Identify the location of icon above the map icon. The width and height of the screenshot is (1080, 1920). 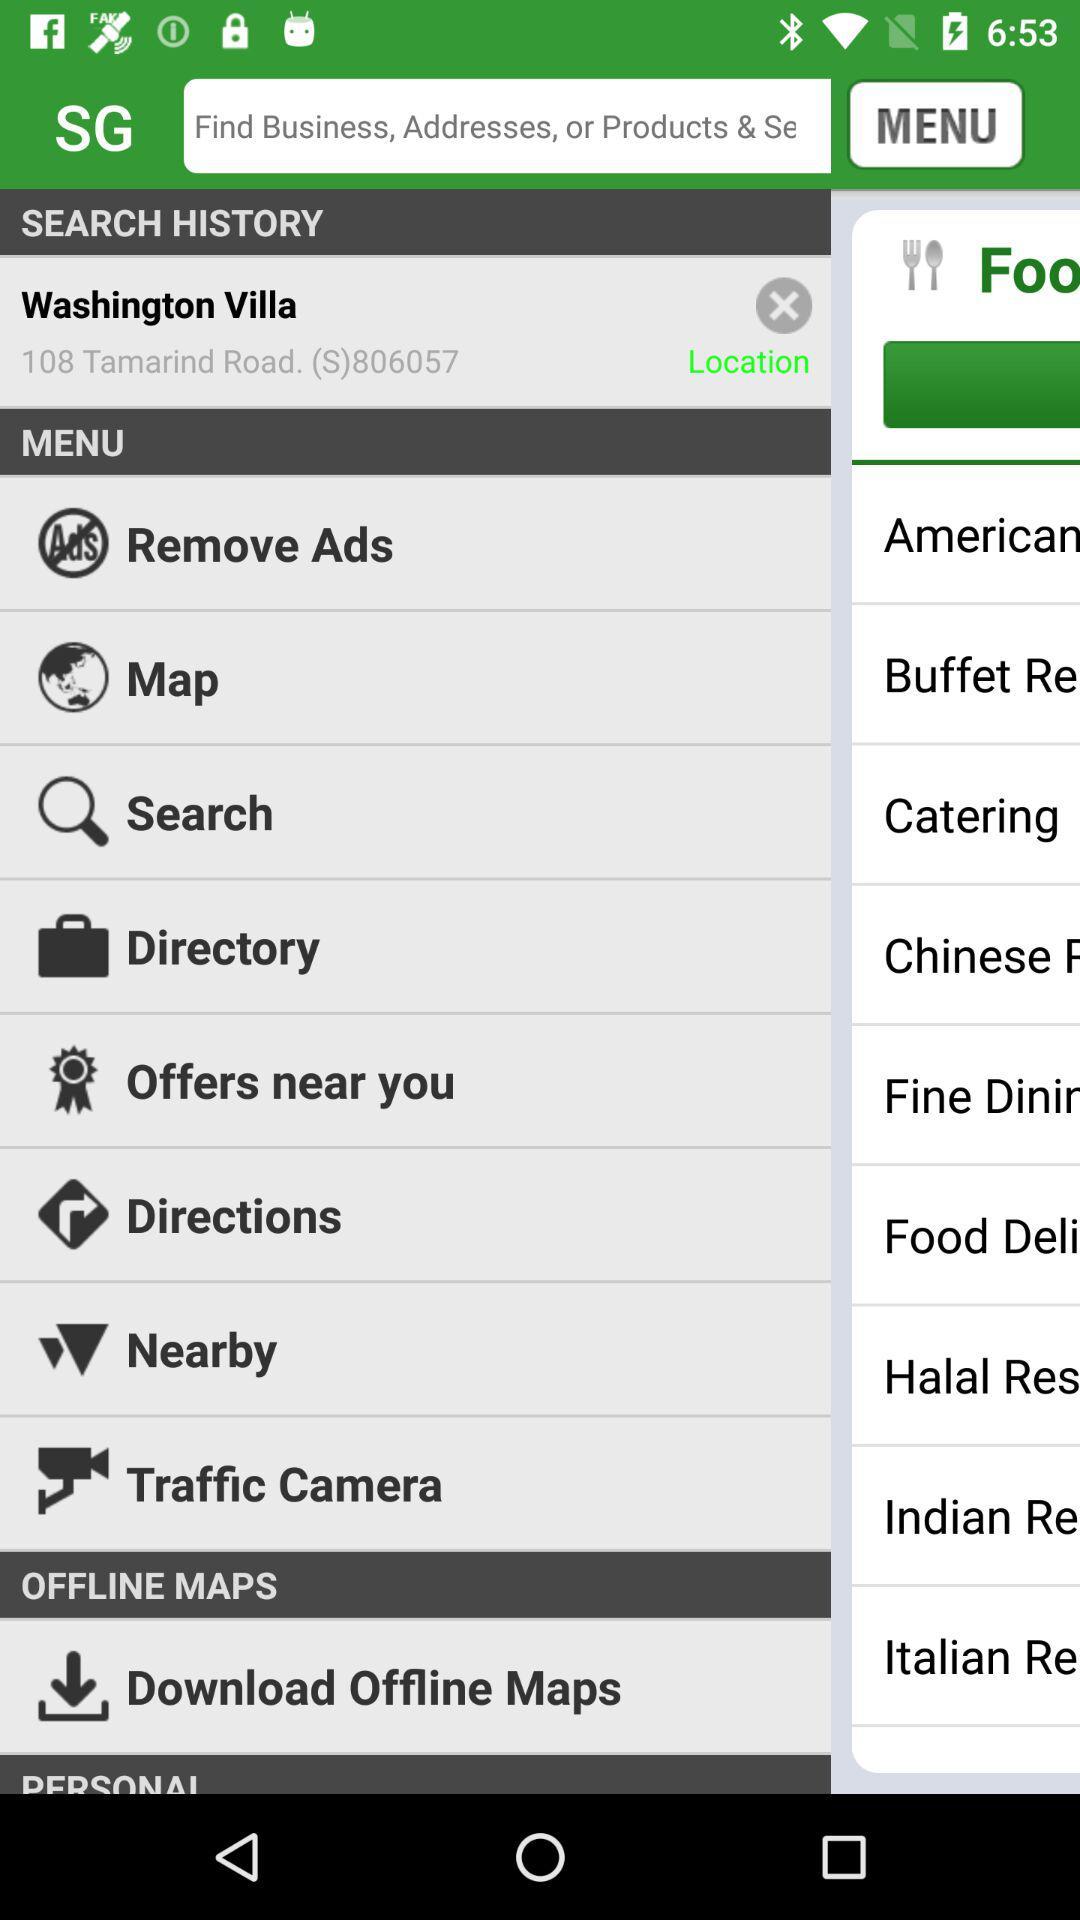
(540, 543).